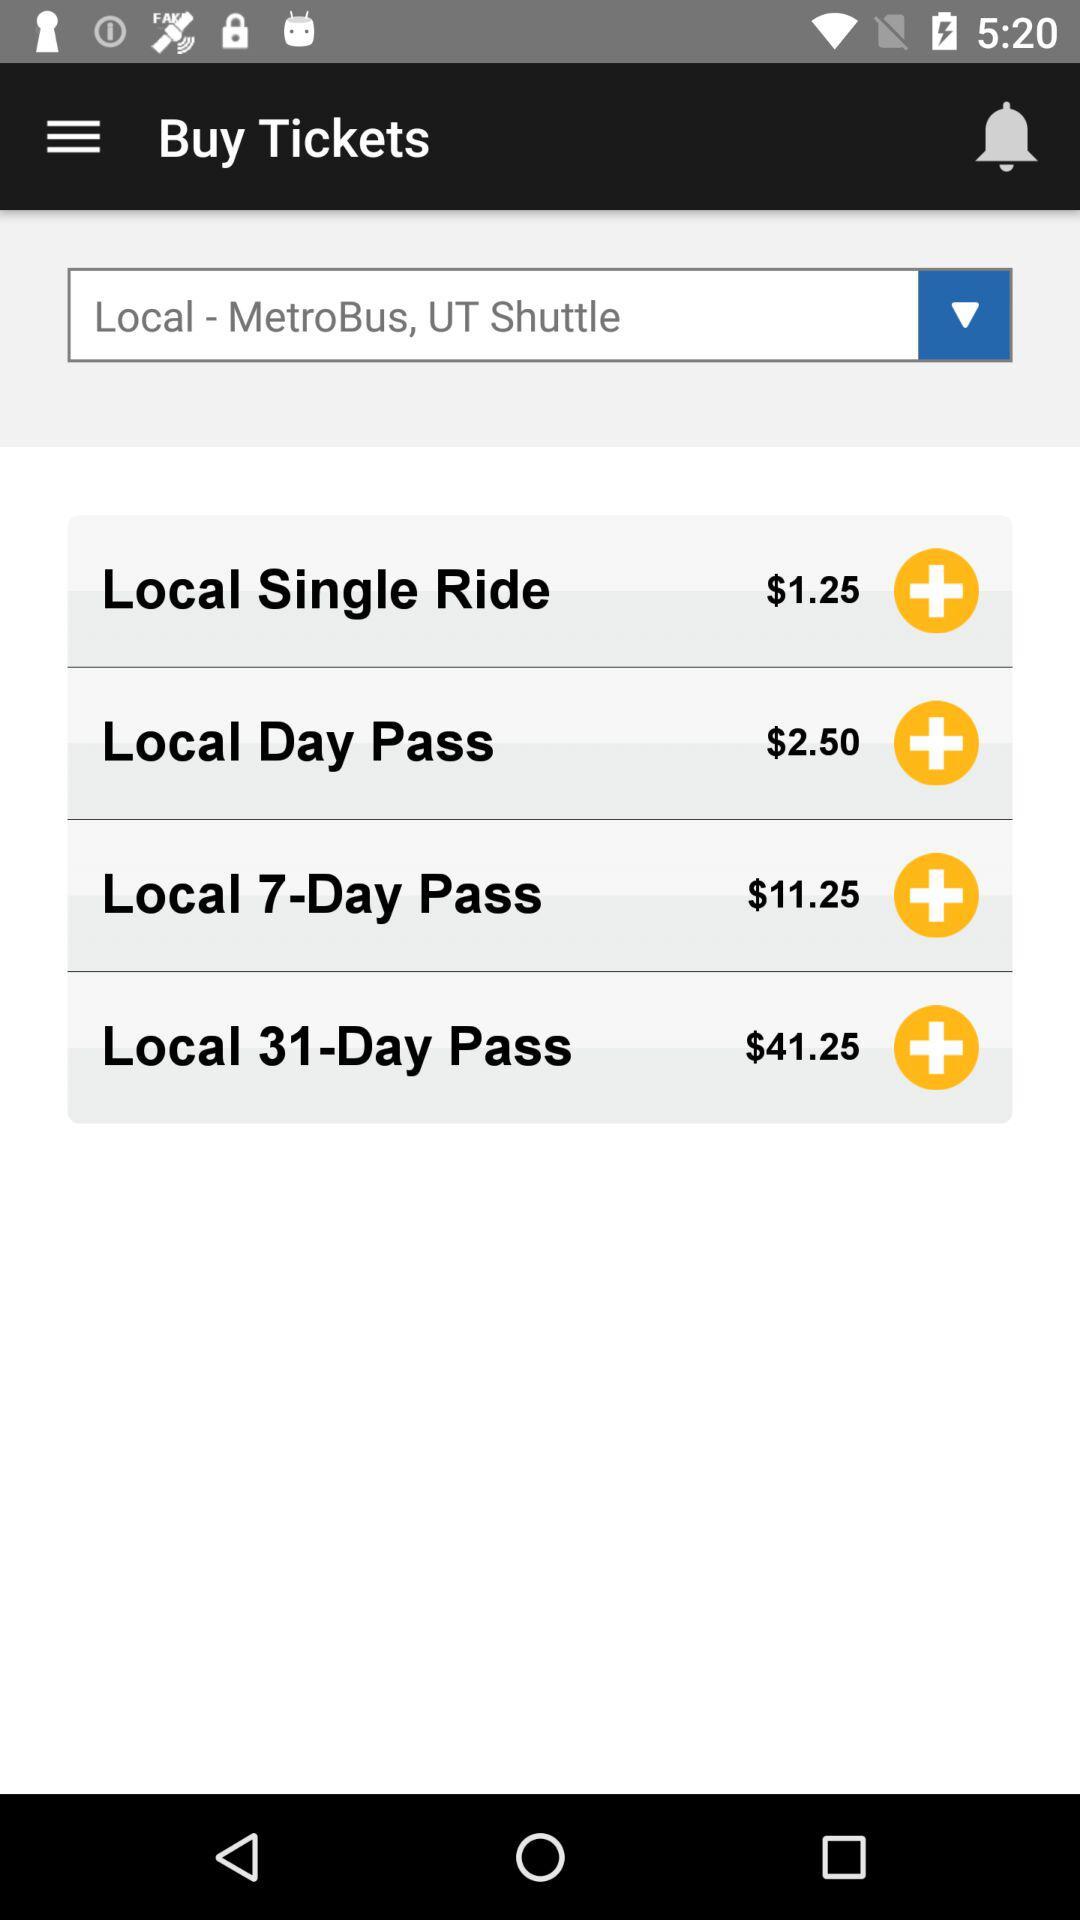 The height and width of the screenshot is (1920, 1080). I want to click on local single ride, so click(415, 589).